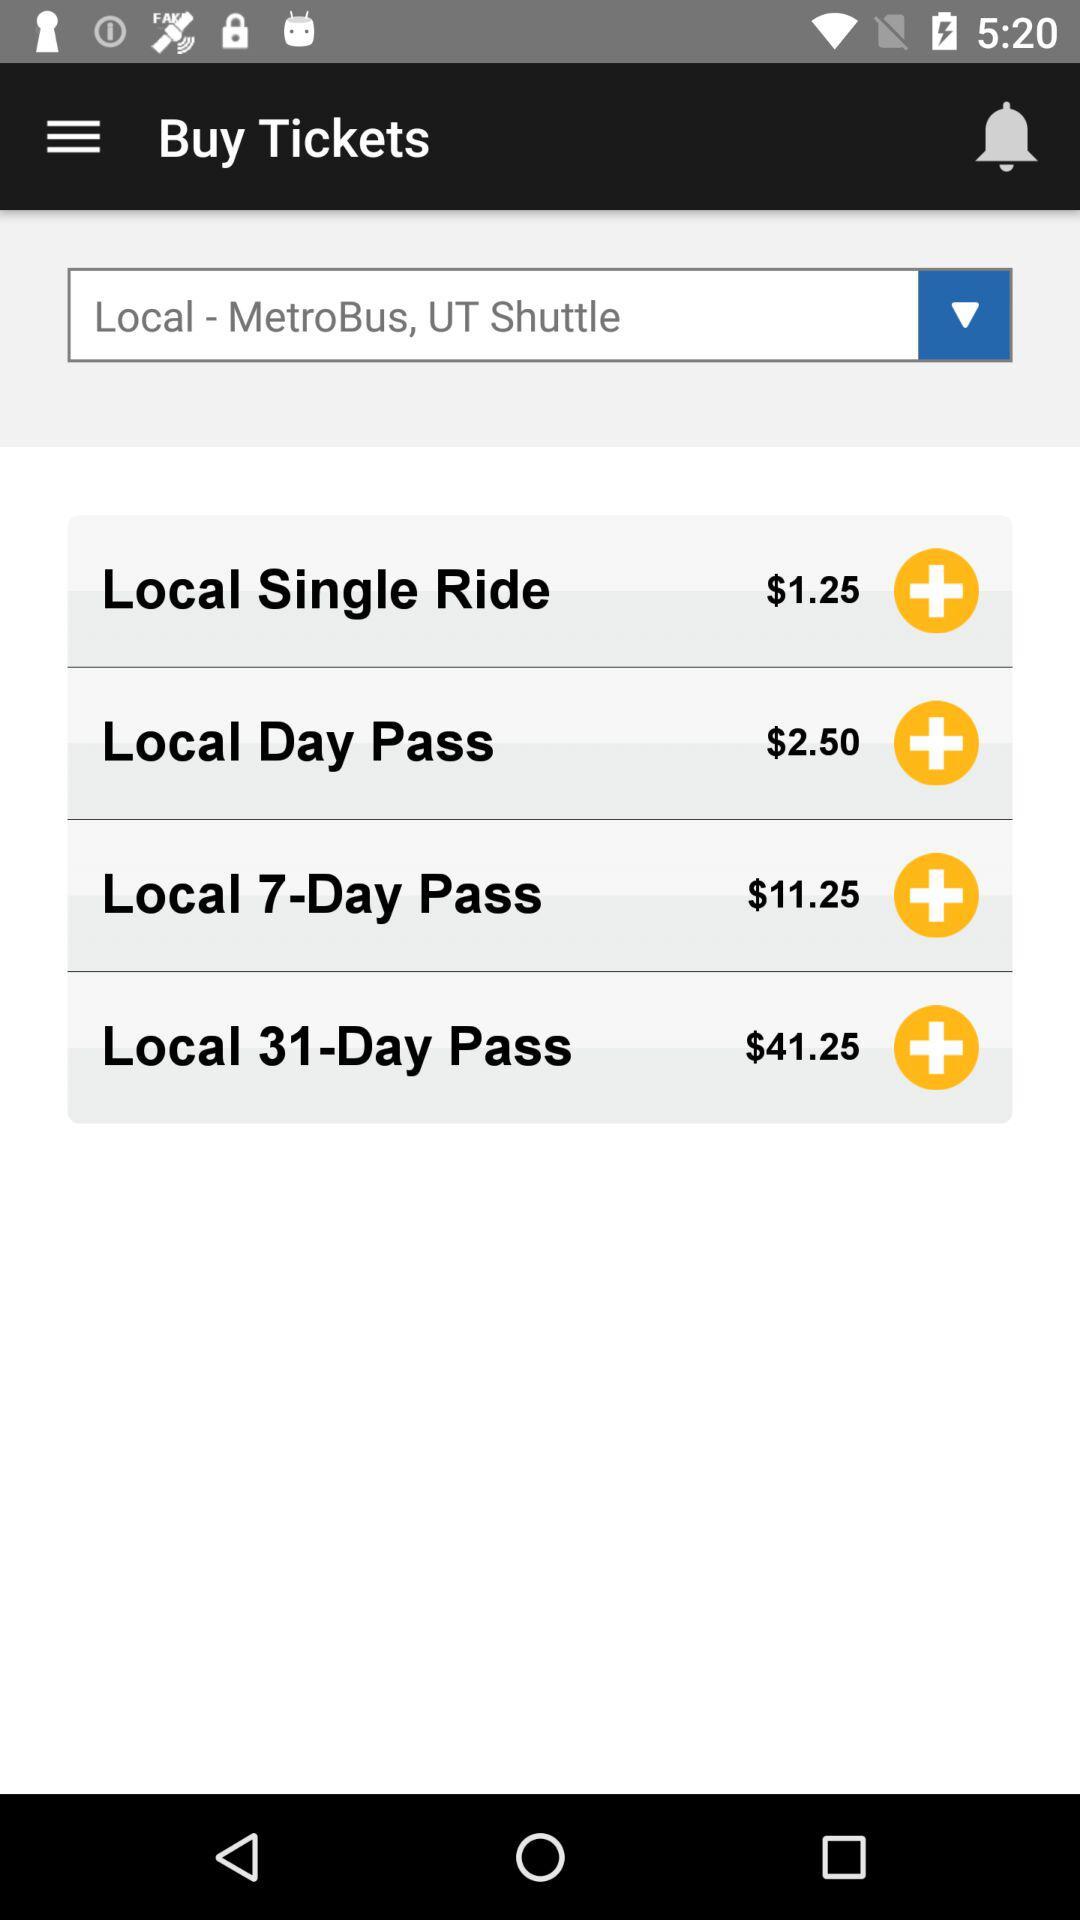 The height and width of the screenshot is (1920, 1080). I want to click on local single ride, so click(415, 589).